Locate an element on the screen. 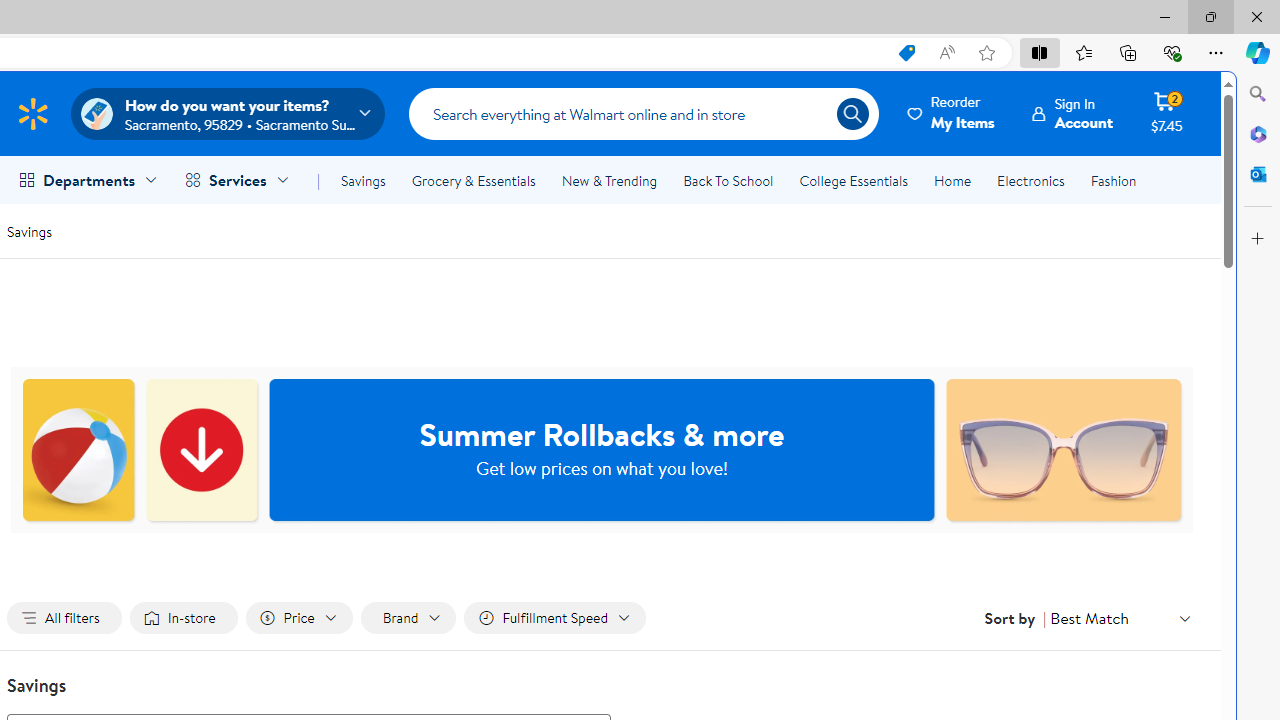  'Sign In Account' is located at coordinates (1072, 113).